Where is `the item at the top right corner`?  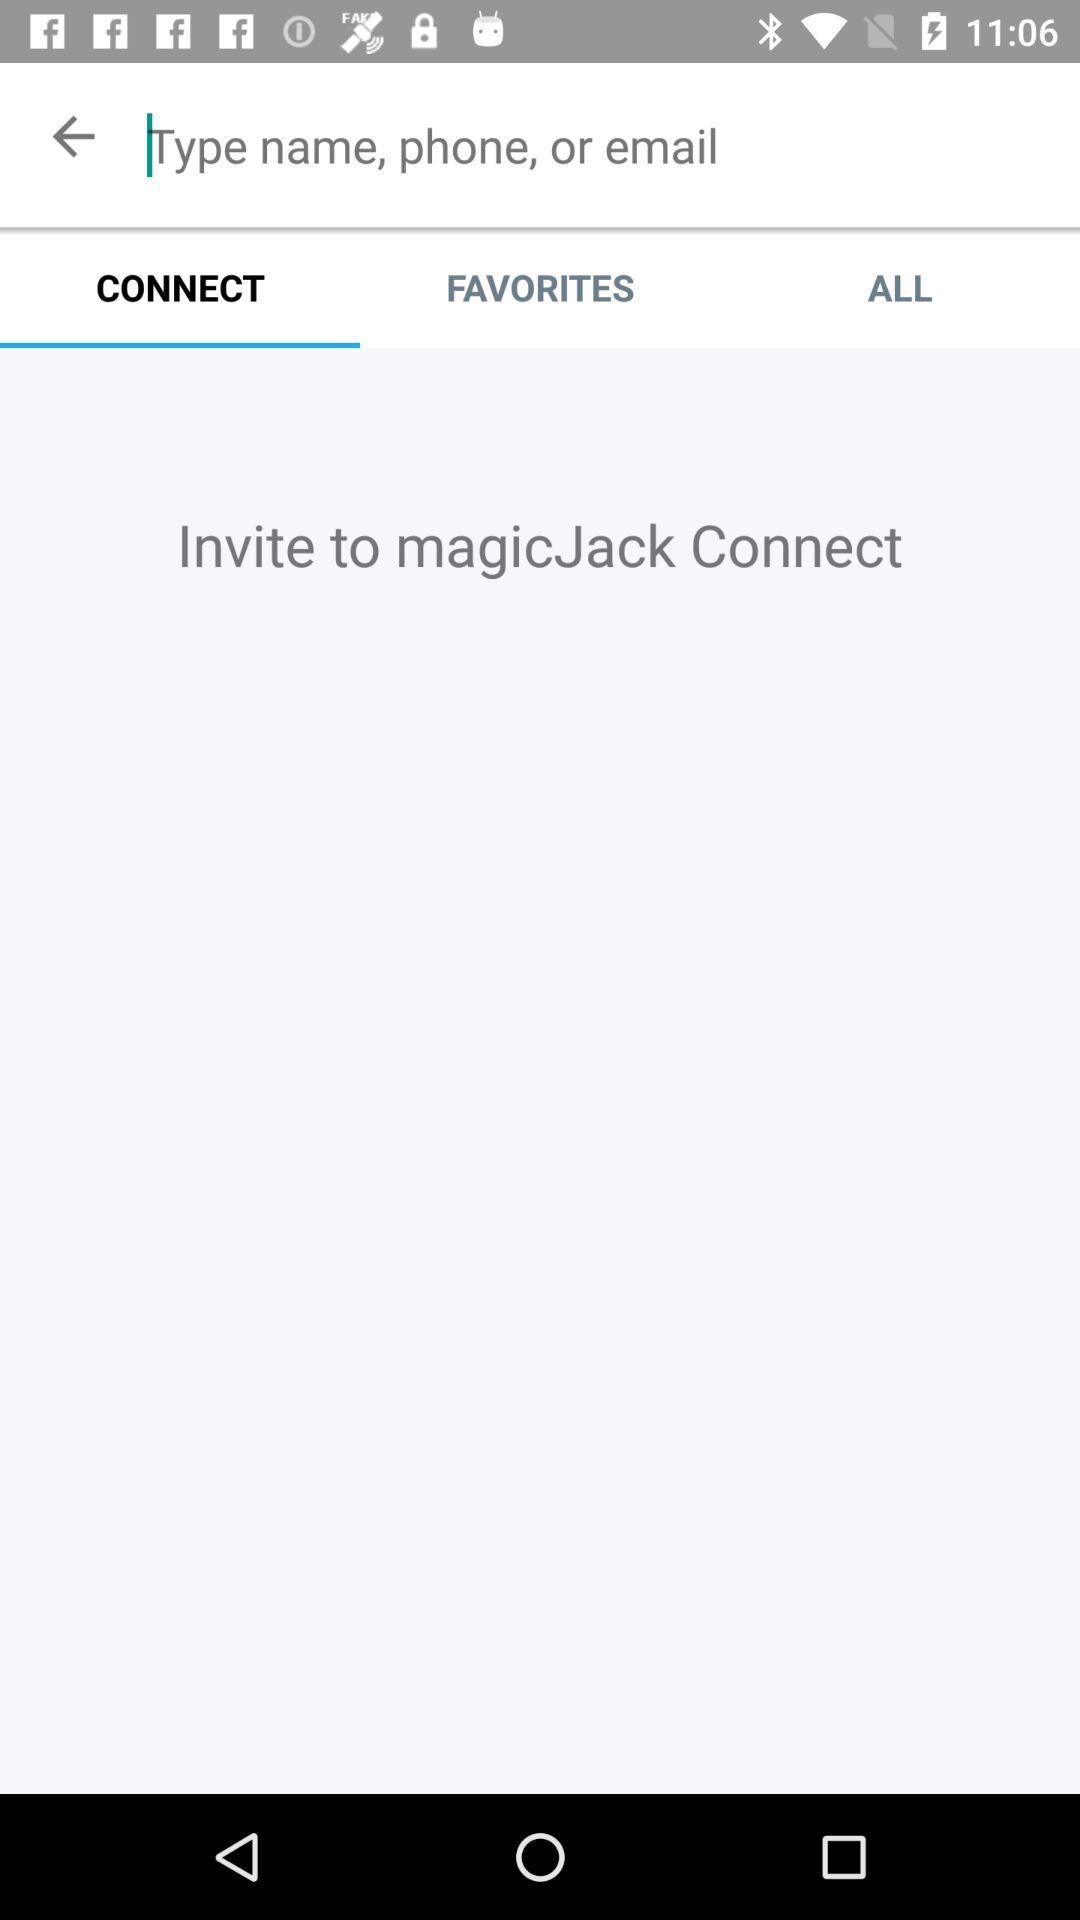
the item at the top right corner is located at coordinates (898, 286).